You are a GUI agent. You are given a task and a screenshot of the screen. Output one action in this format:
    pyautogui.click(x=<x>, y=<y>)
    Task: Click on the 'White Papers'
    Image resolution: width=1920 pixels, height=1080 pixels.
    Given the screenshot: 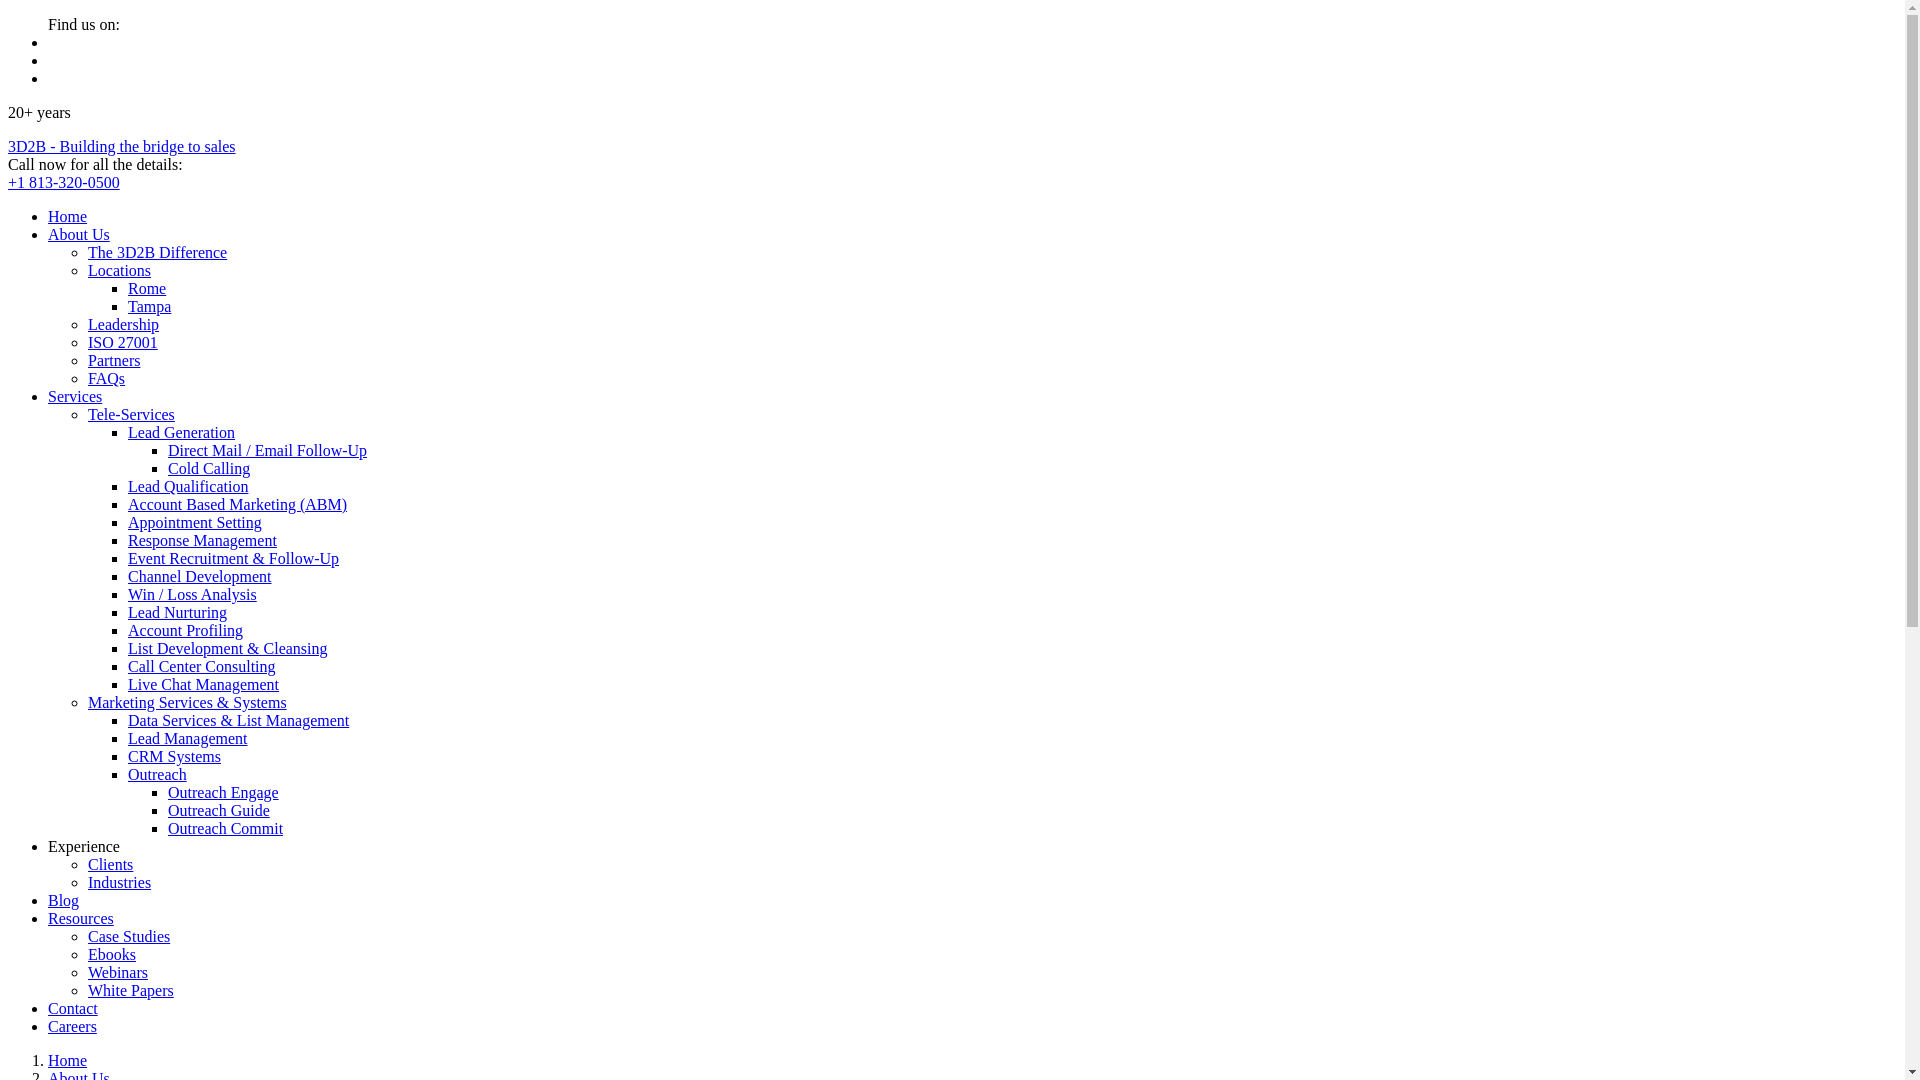 What is the action you would take?
    pyautogui.click(x=86, y=990)
    